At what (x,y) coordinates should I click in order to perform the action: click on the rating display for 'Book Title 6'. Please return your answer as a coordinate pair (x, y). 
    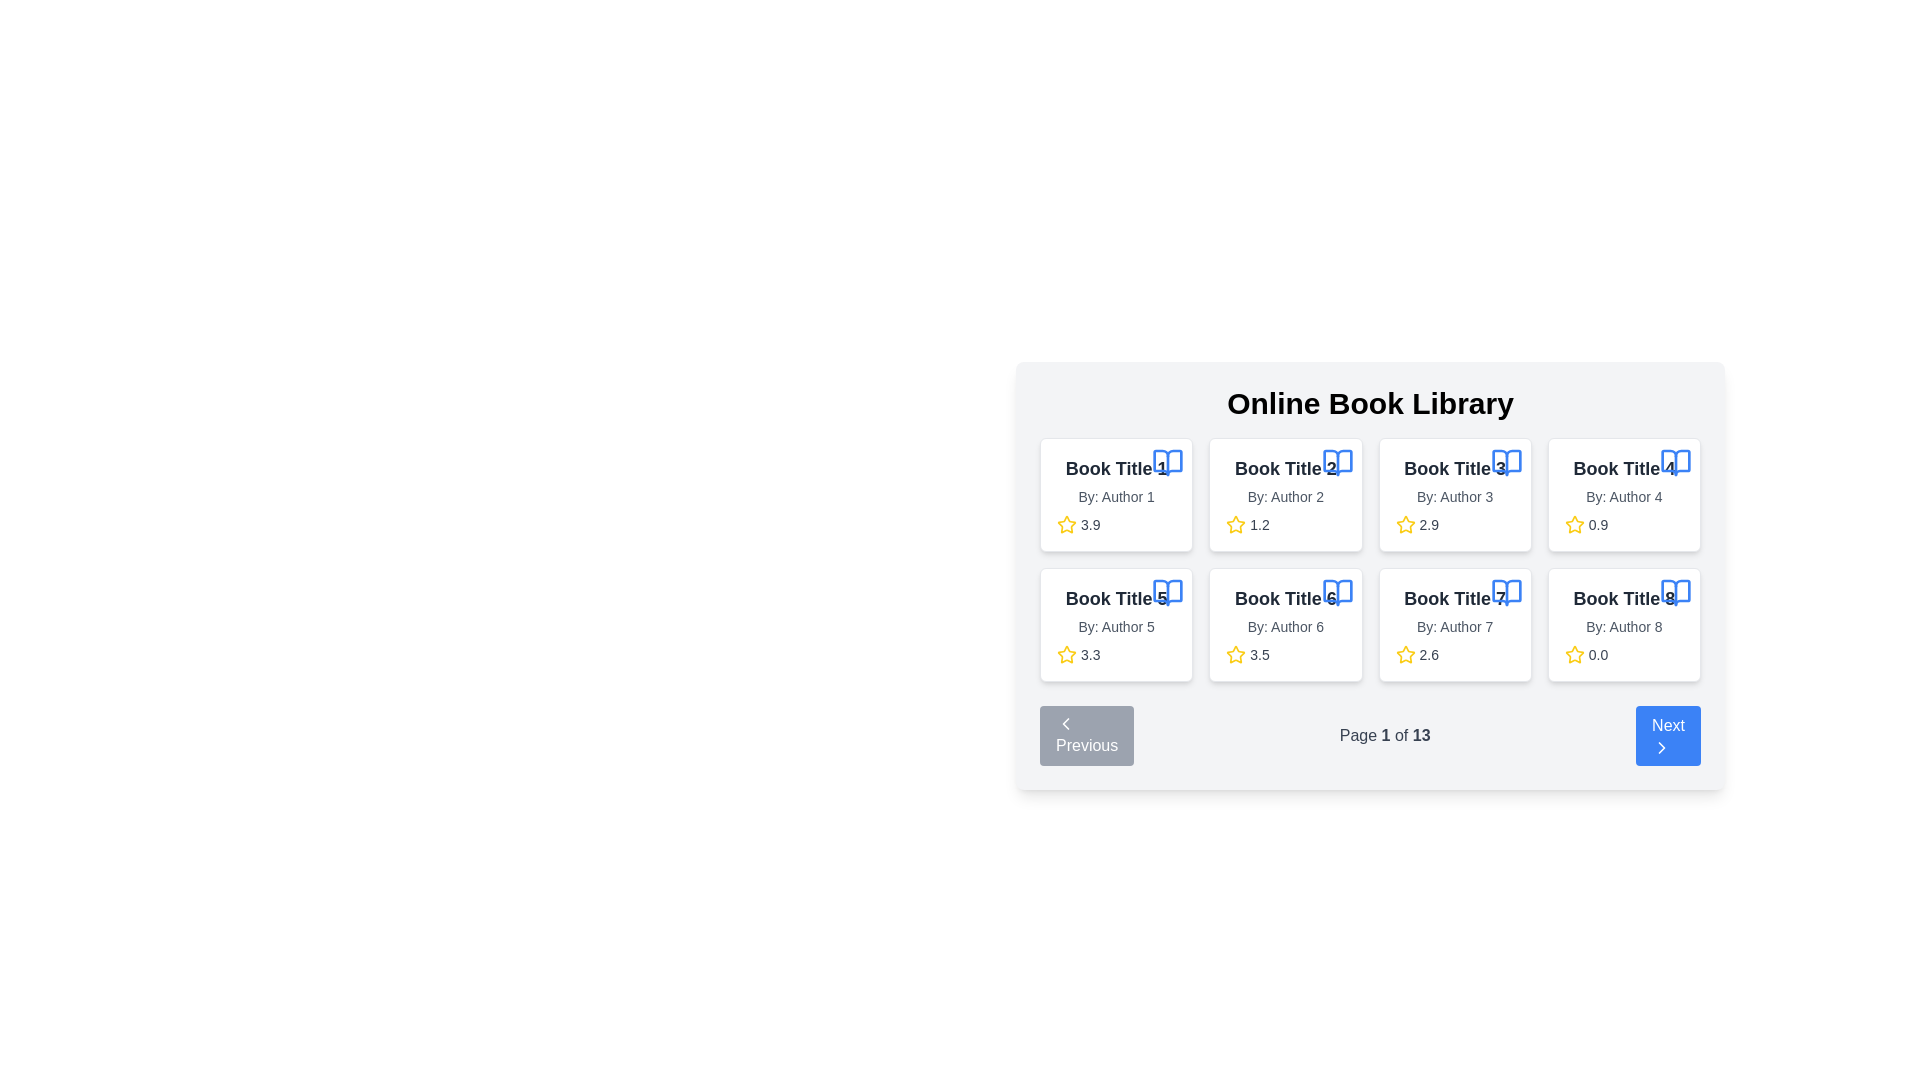
    Looking at the image, I should click on (1285, 655).